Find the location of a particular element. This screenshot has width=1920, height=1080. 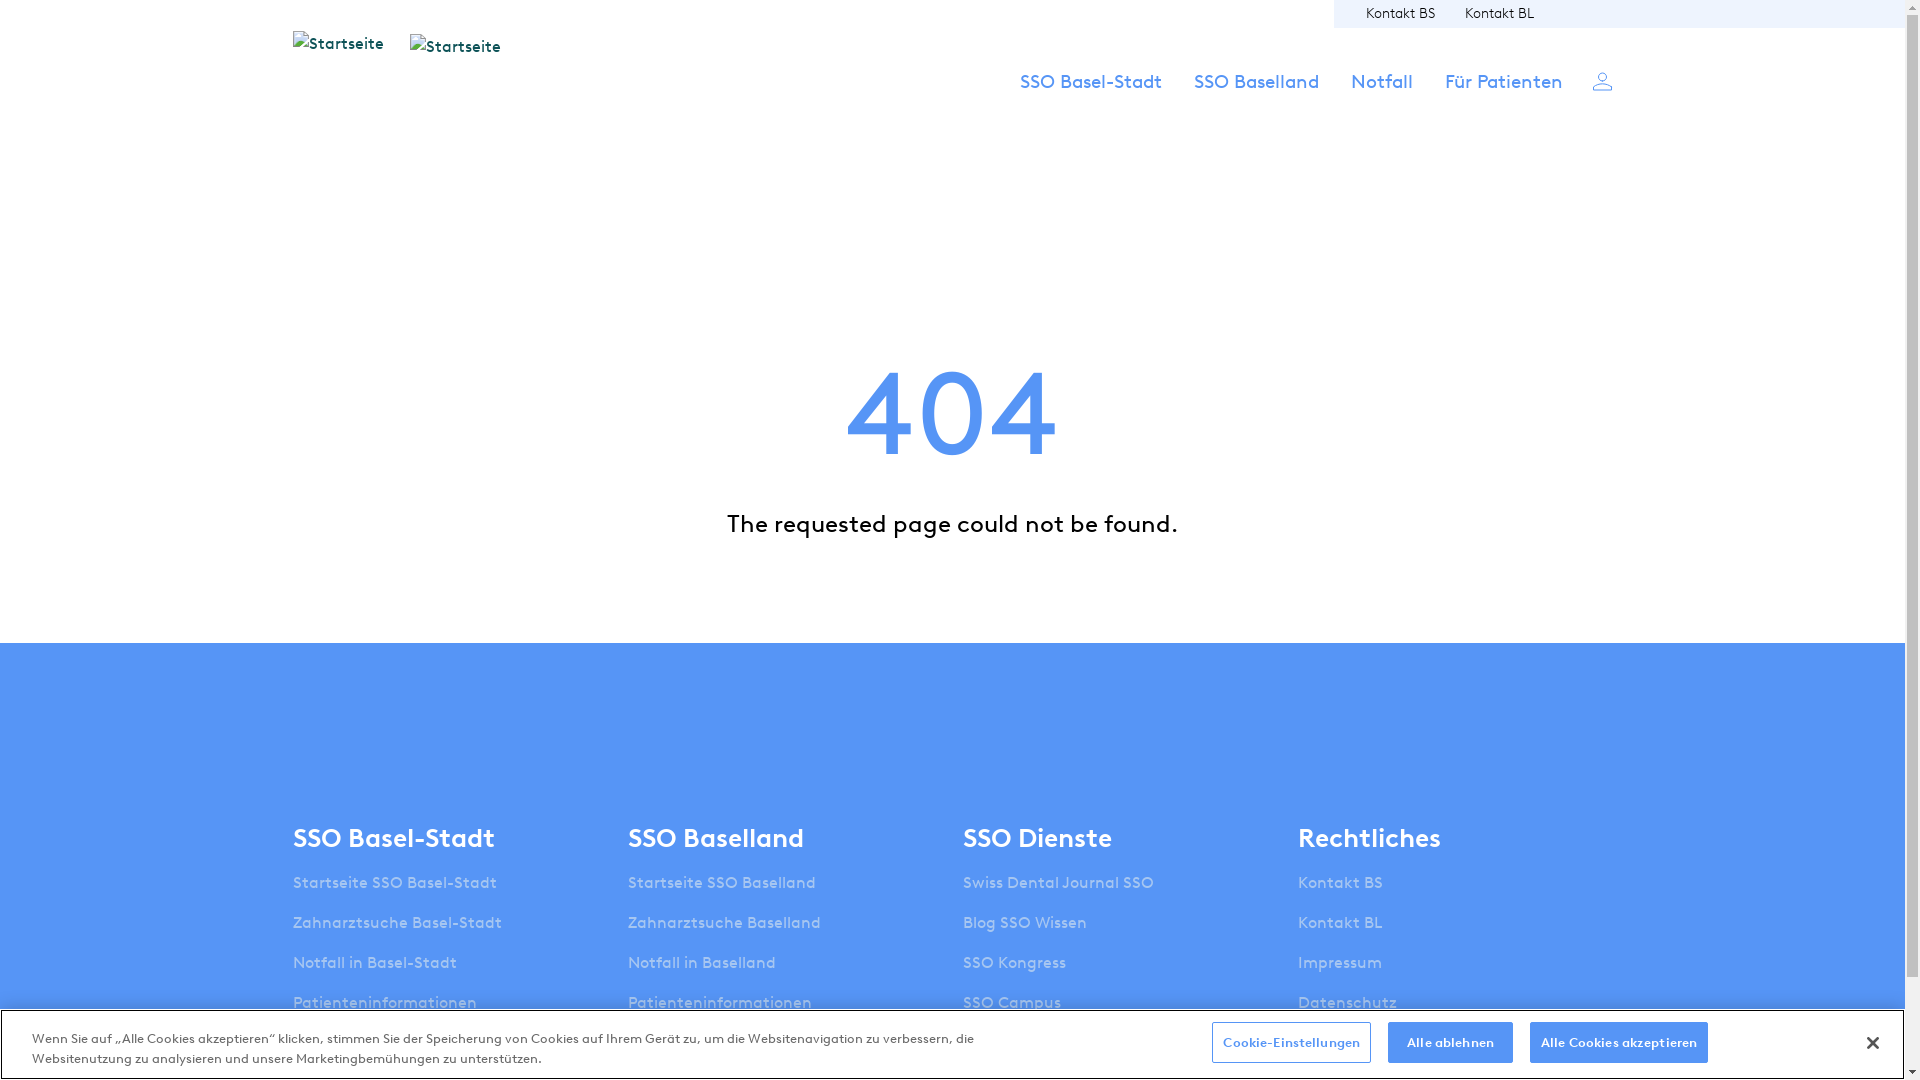

'Startseite SSO Basel-Stadt' is located at coordinates (291, 882).